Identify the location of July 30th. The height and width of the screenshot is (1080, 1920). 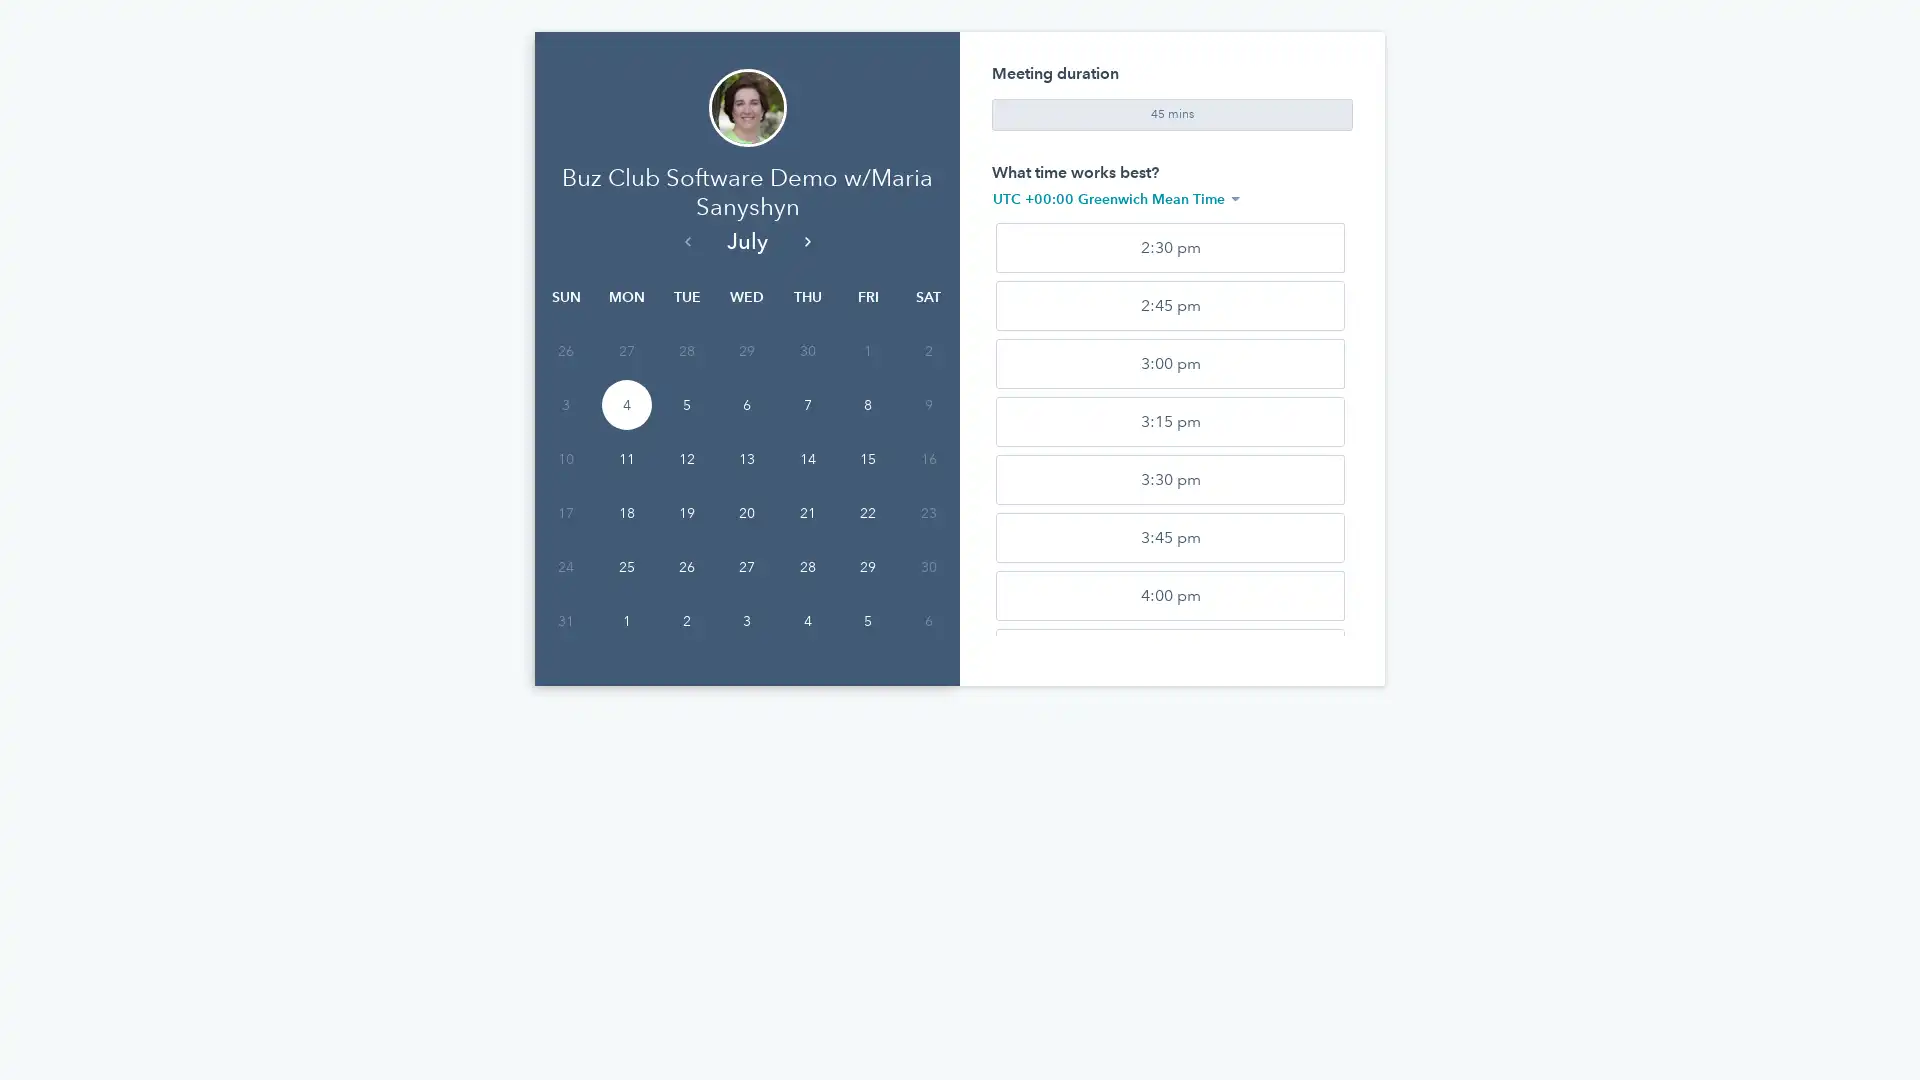
(926, 643).